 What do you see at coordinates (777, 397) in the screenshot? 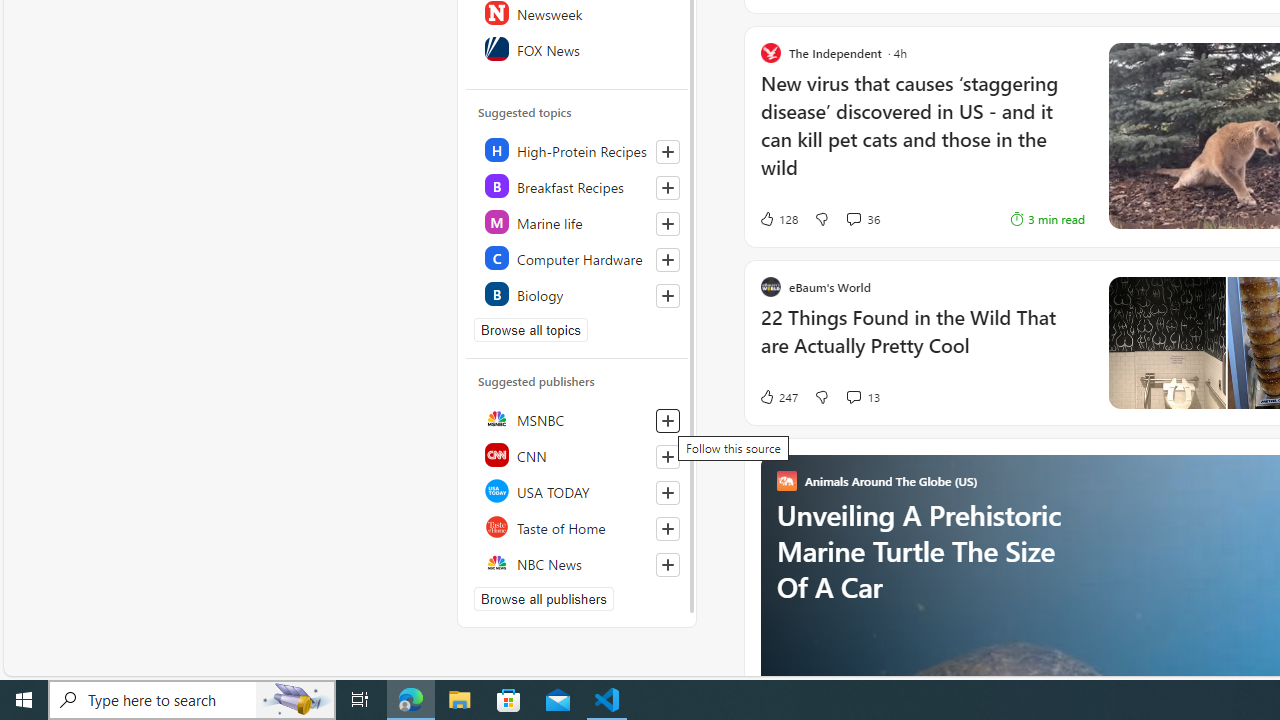
I see `'247 Like'` at bounding box center [777, 397].